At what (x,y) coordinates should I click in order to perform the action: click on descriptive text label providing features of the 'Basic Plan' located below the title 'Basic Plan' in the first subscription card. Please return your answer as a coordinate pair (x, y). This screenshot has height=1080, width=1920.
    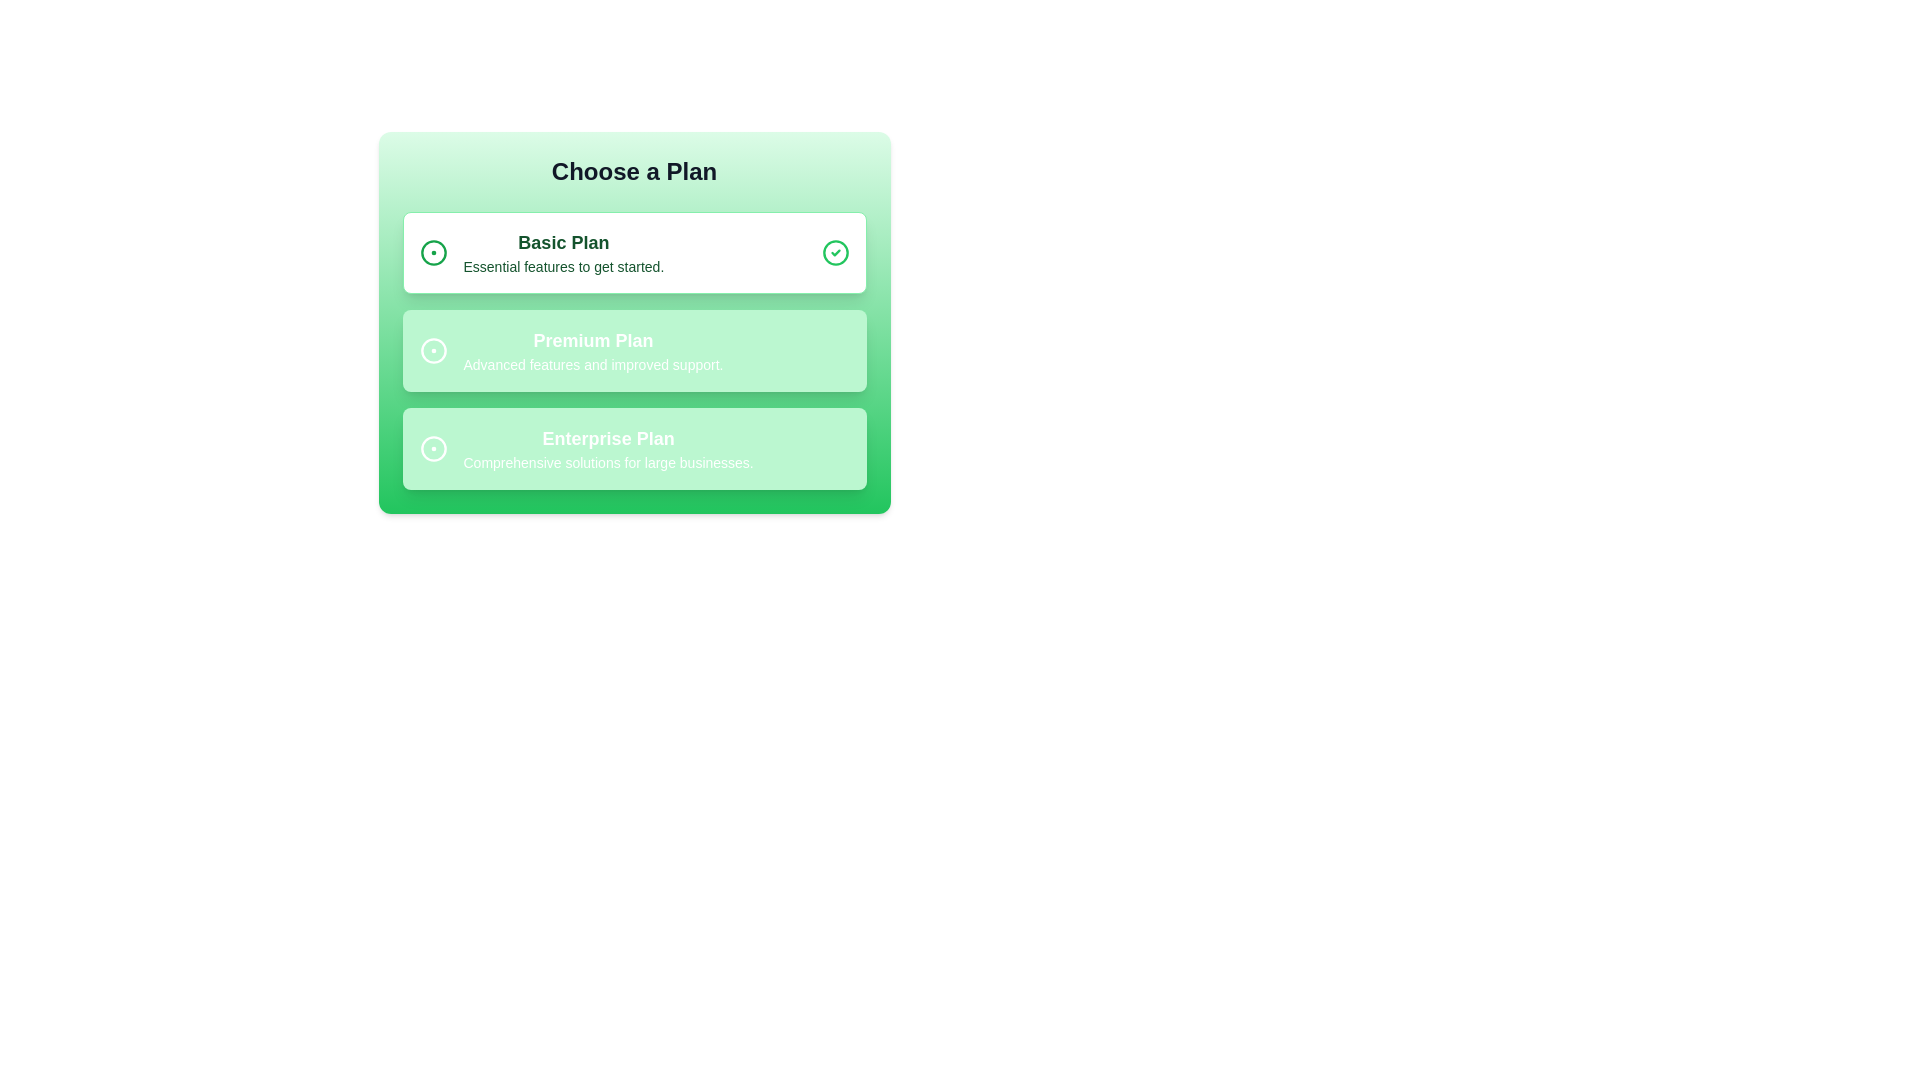
    Looking at the image, I should click on (562, 265).